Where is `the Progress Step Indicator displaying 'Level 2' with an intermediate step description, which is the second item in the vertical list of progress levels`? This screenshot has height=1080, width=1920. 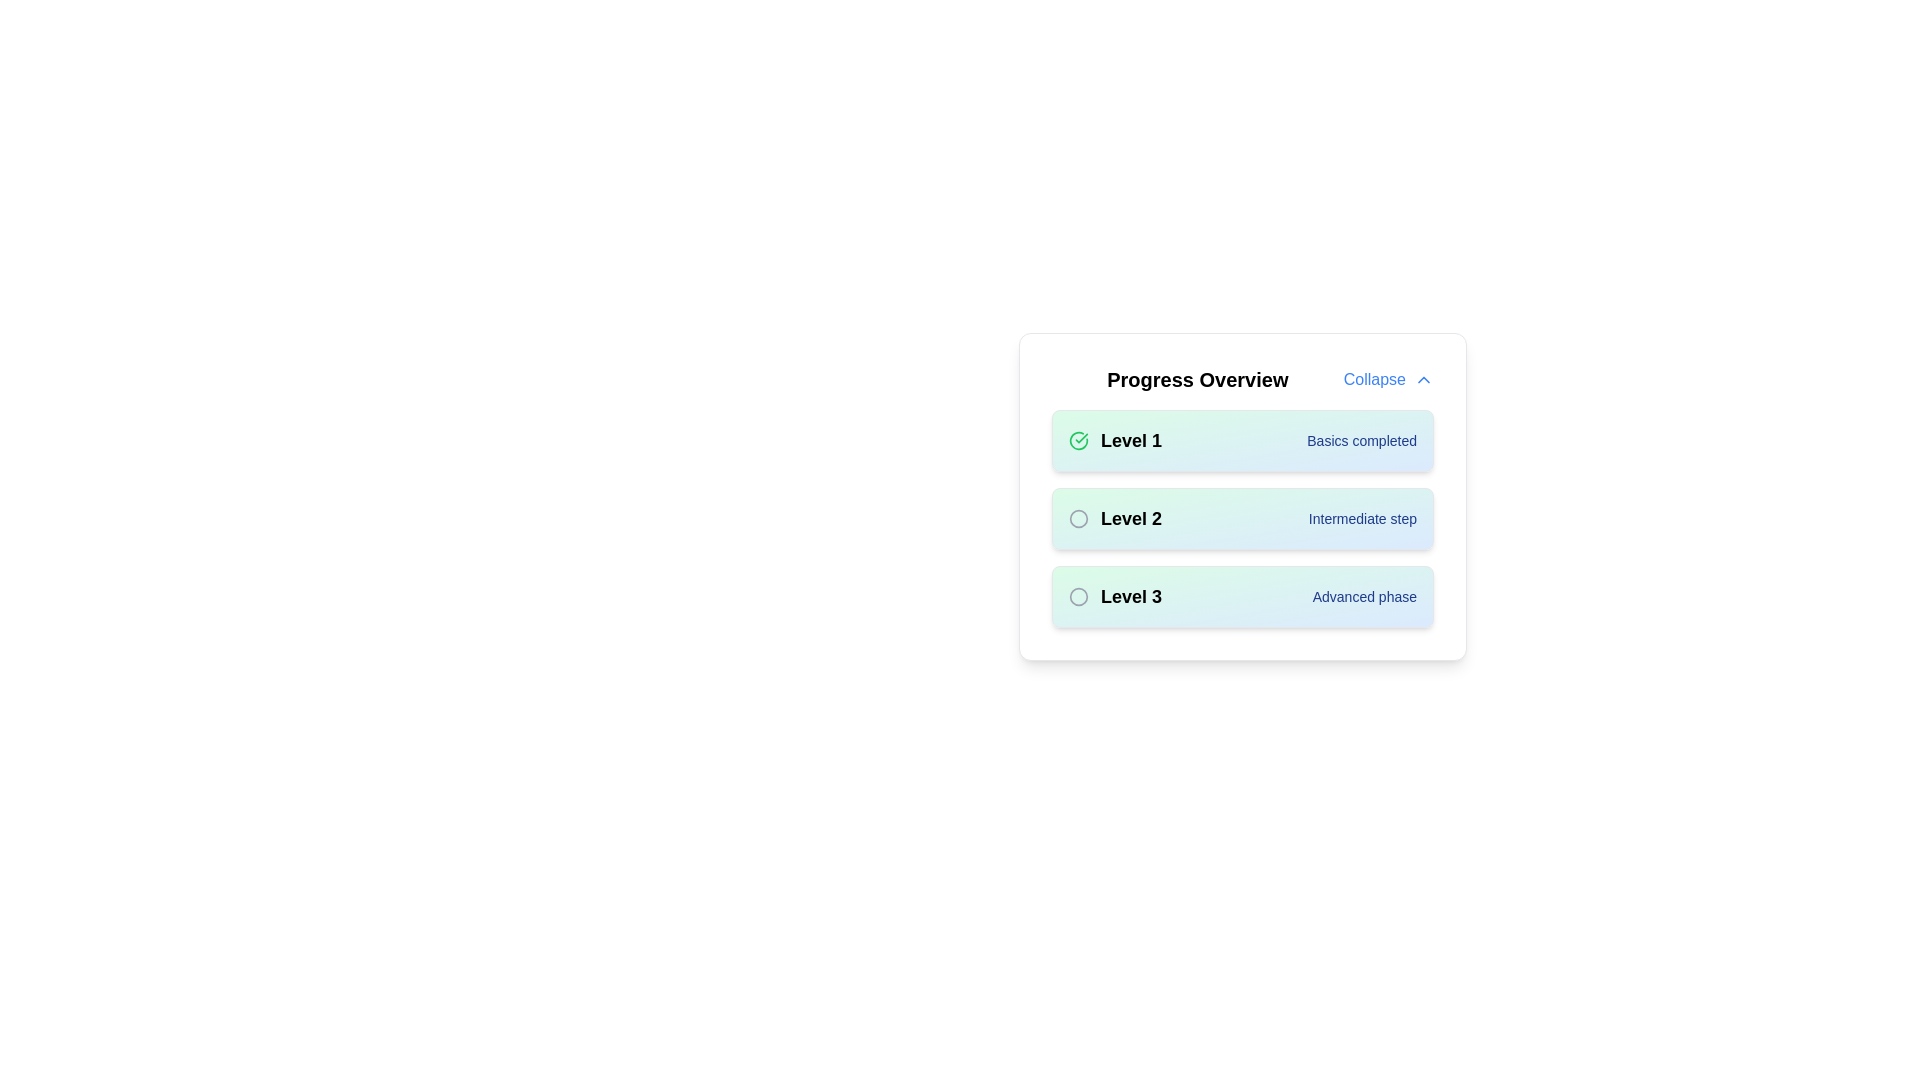 the Progress Step Indicator displaying 'Level 2' with an intermediate step description, which is the second item in the vertical list of progress levels is located at coordinates (1242, 518).